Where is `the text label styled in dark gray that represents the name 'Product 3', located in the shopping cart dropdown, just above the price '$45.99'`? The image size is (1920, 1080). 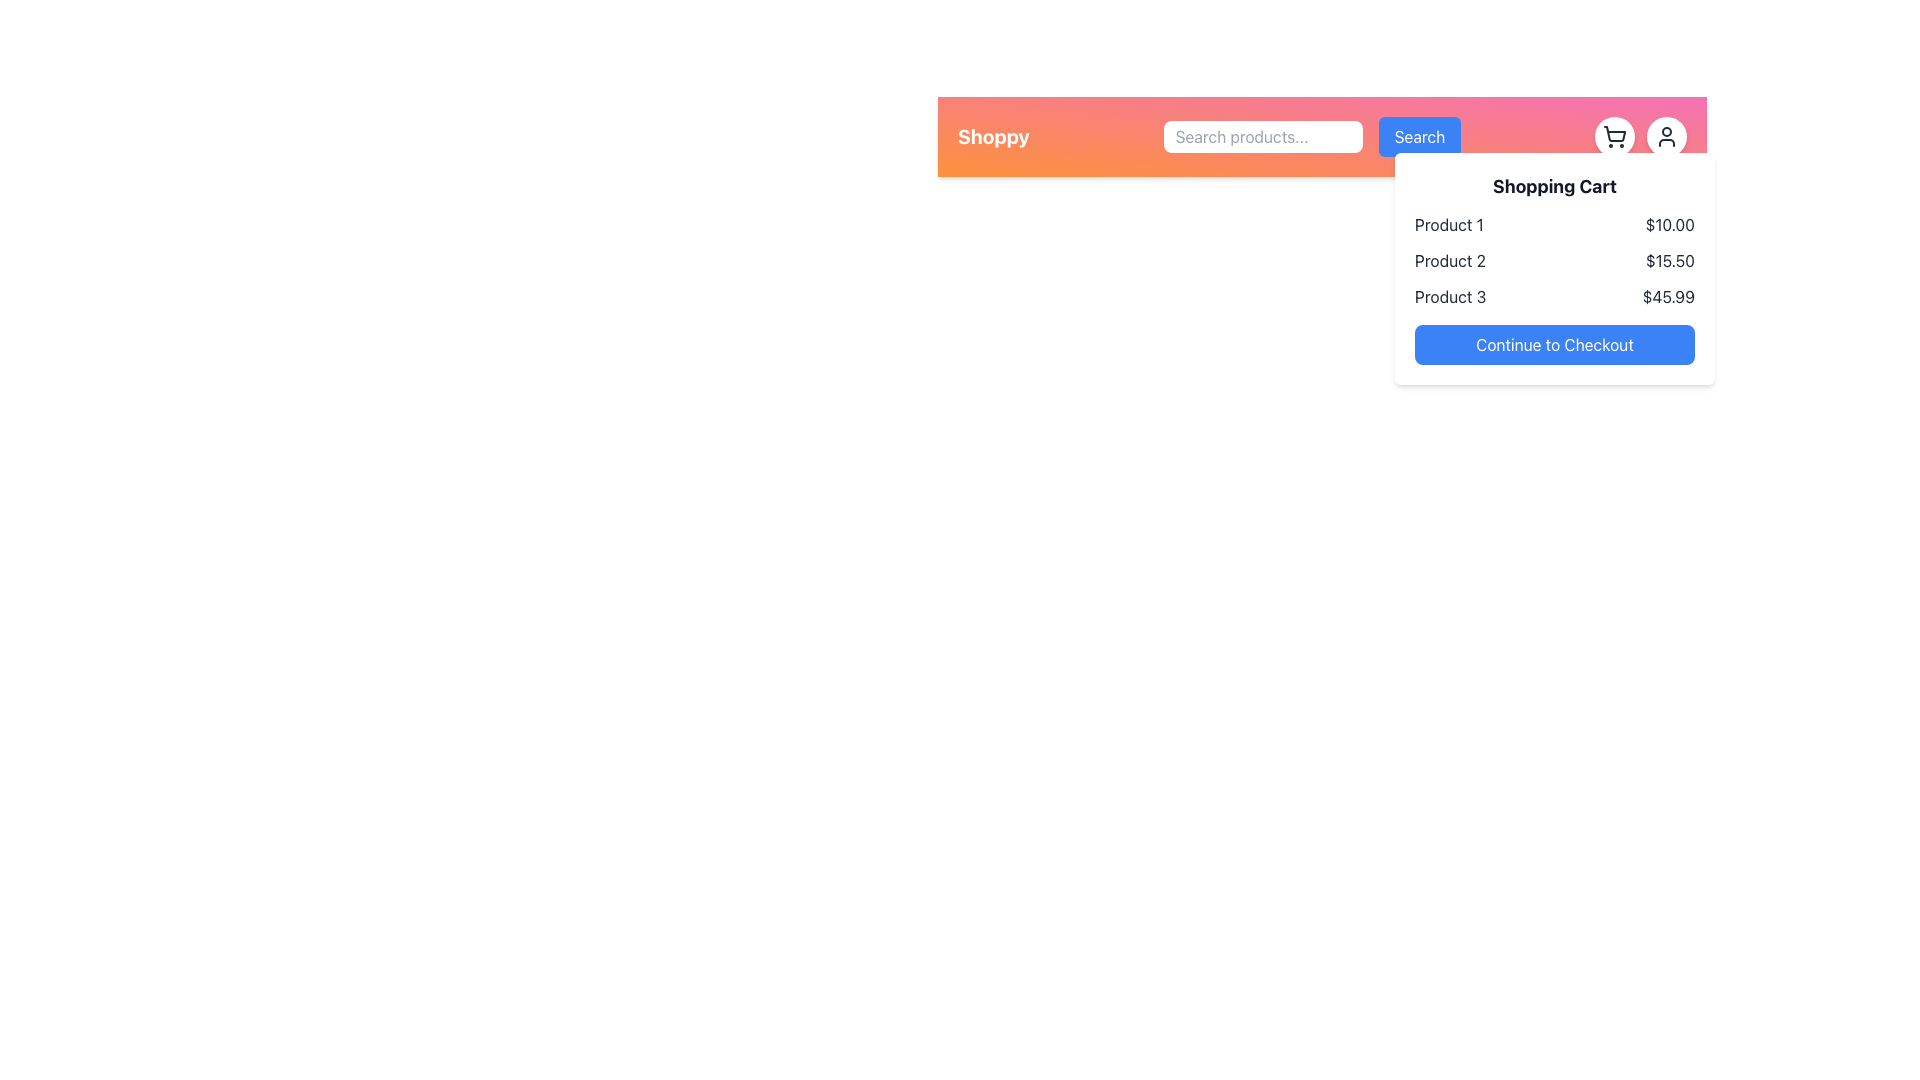 the text label styled in dark gray that represents the name 'Product 3', located in the shopping cart dropdown, just above the price '$45.99' is located at coordinates (1450, 297).